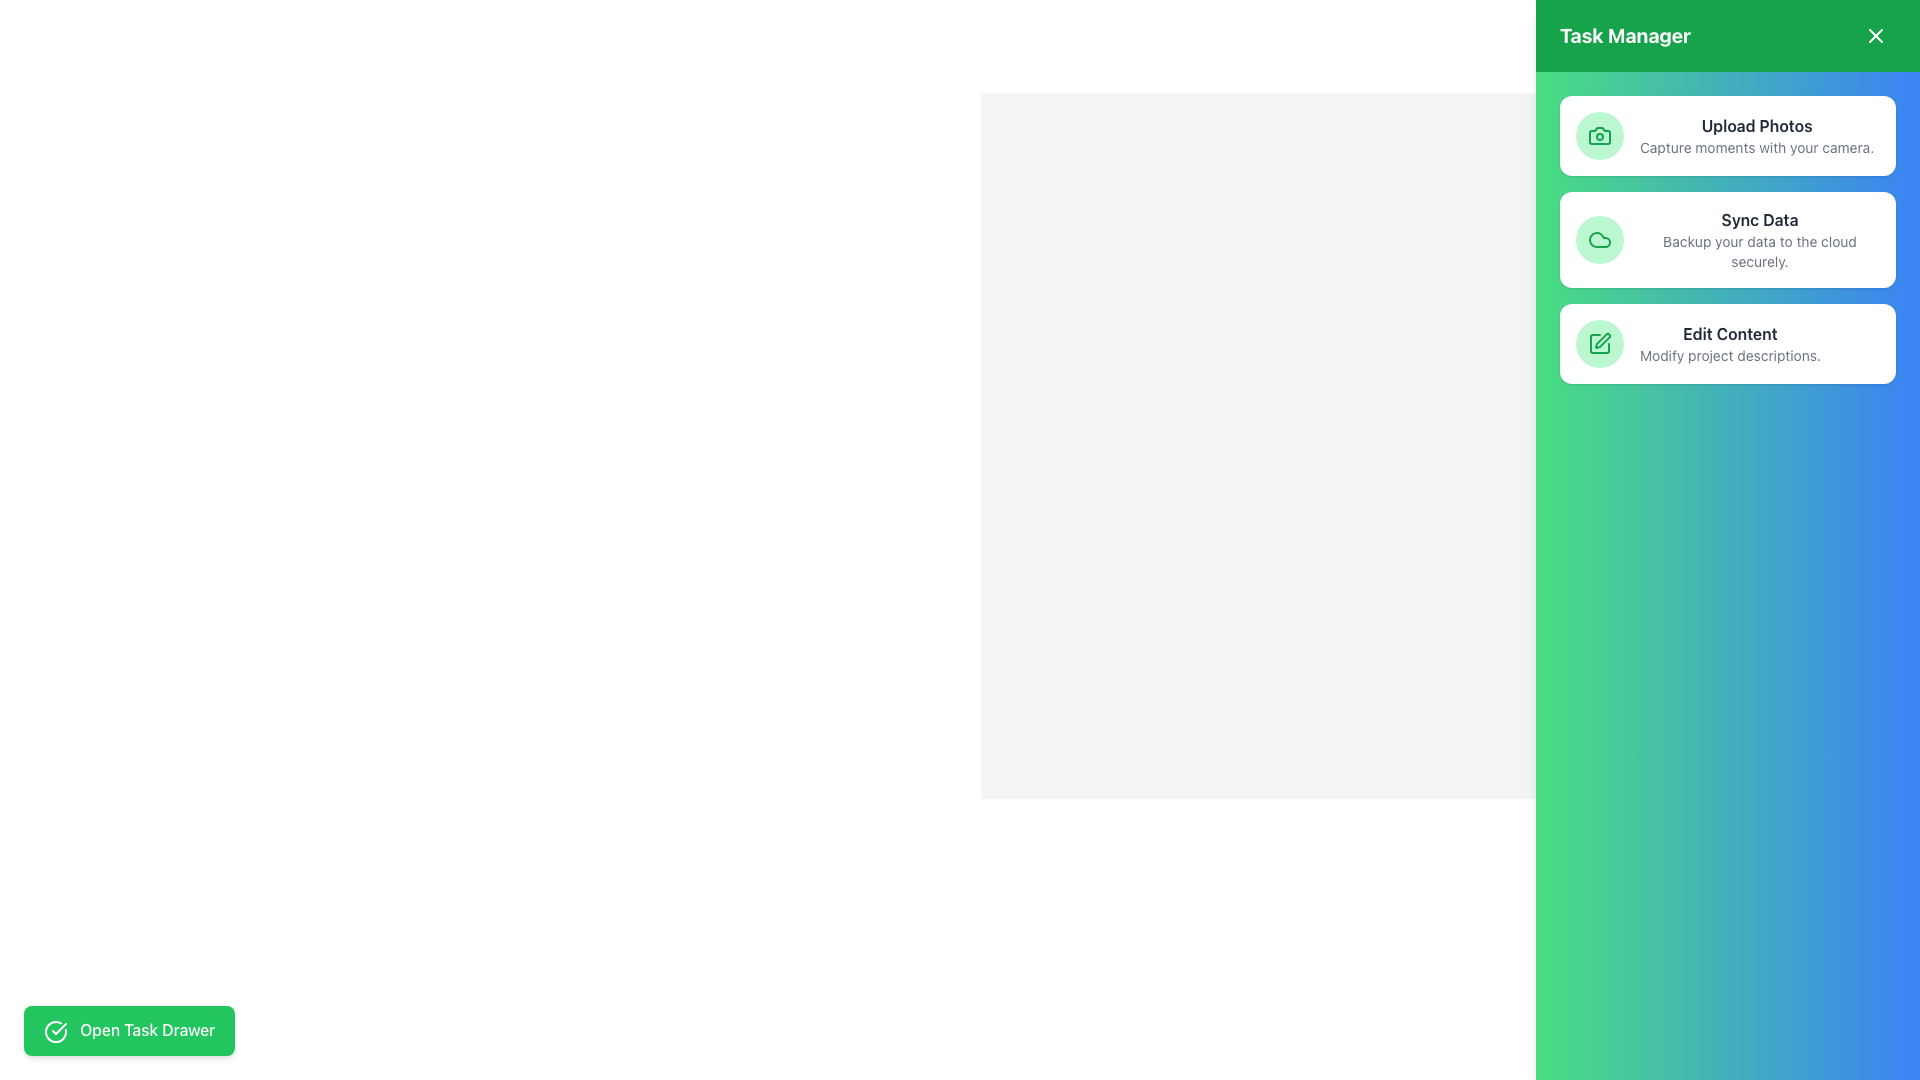 Image resolution: width=1920 pixels, height=1080 pixels. What do you see at coordinates (1598, 135) in the screenshot?
I see `the circular light green Icon Button with a green camera icon to interact with the feature` at bounding box center [1598, 135].